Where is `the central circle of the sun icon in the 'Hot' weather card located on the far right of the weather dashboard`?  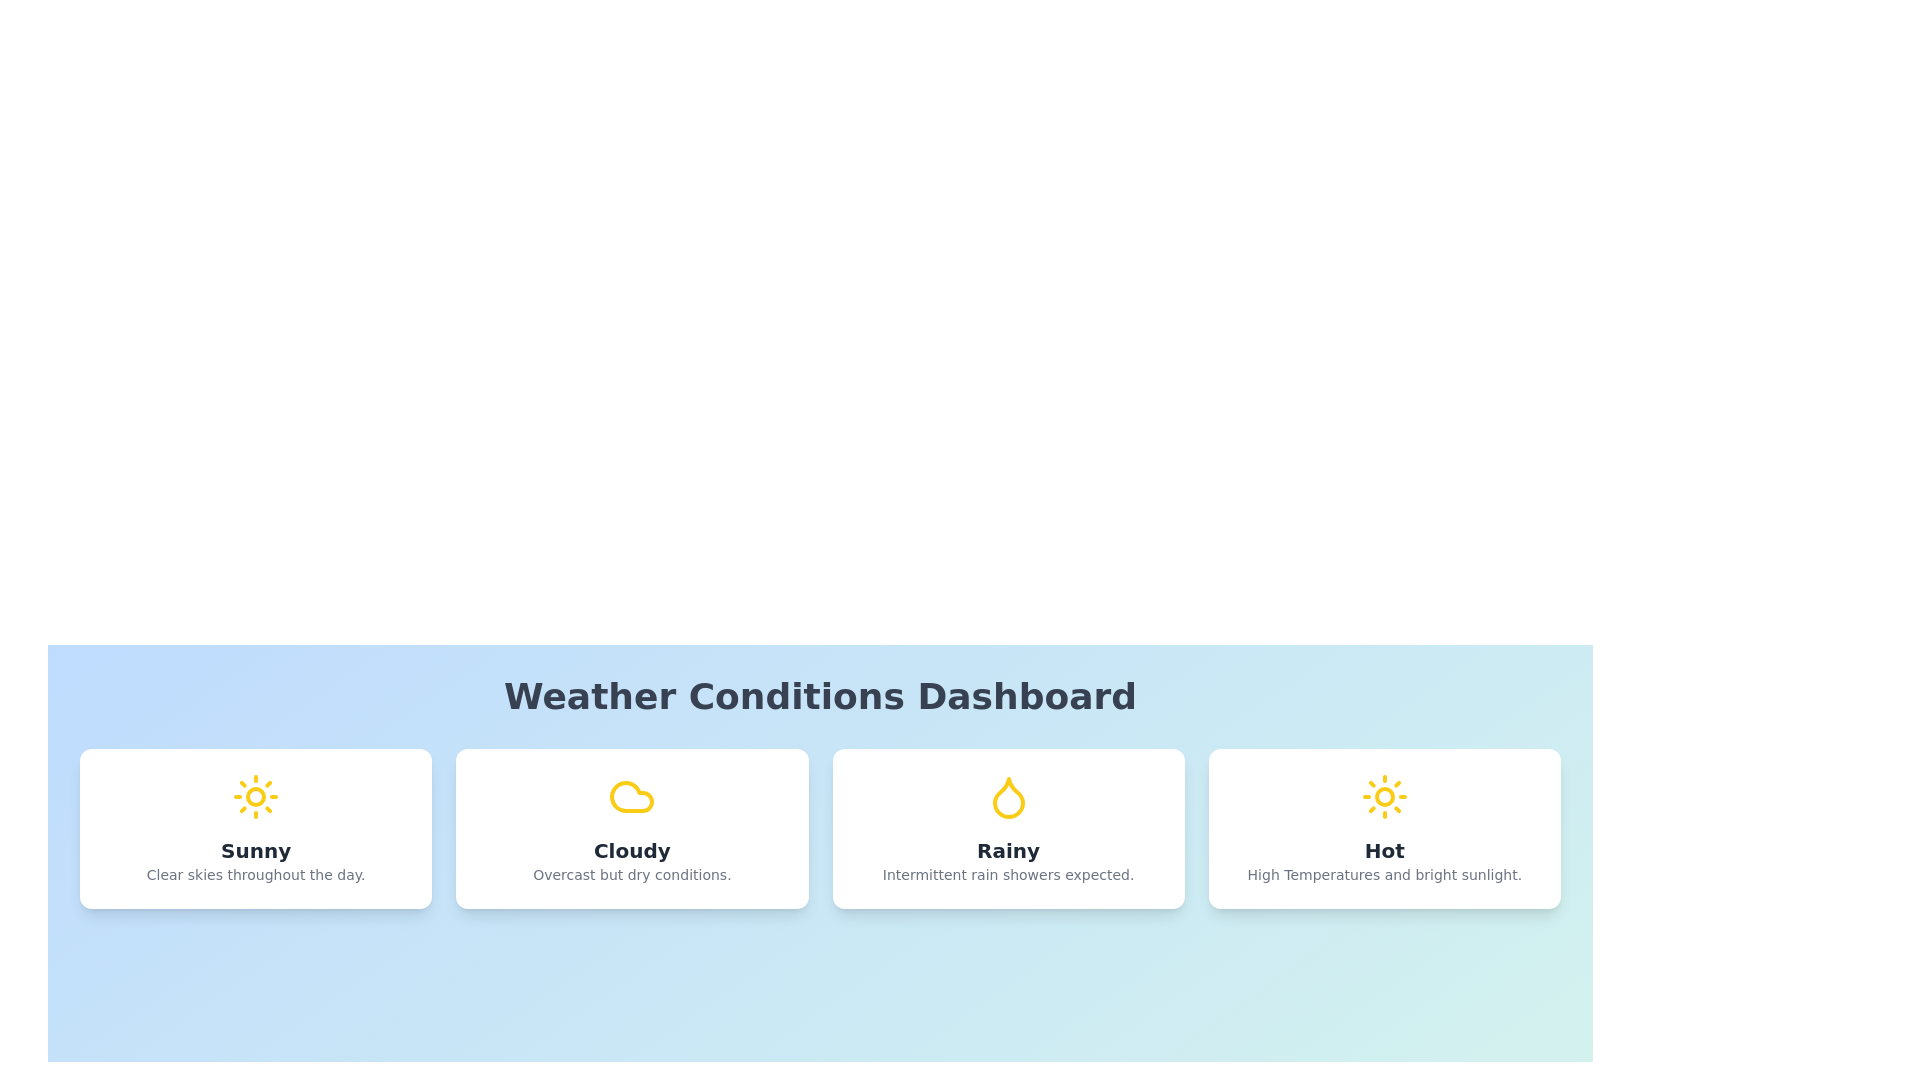 the central circle of the sun icon in the 'Hot' weather card located on the far right of the weather dashboard is located at coordinates (1383, 796).